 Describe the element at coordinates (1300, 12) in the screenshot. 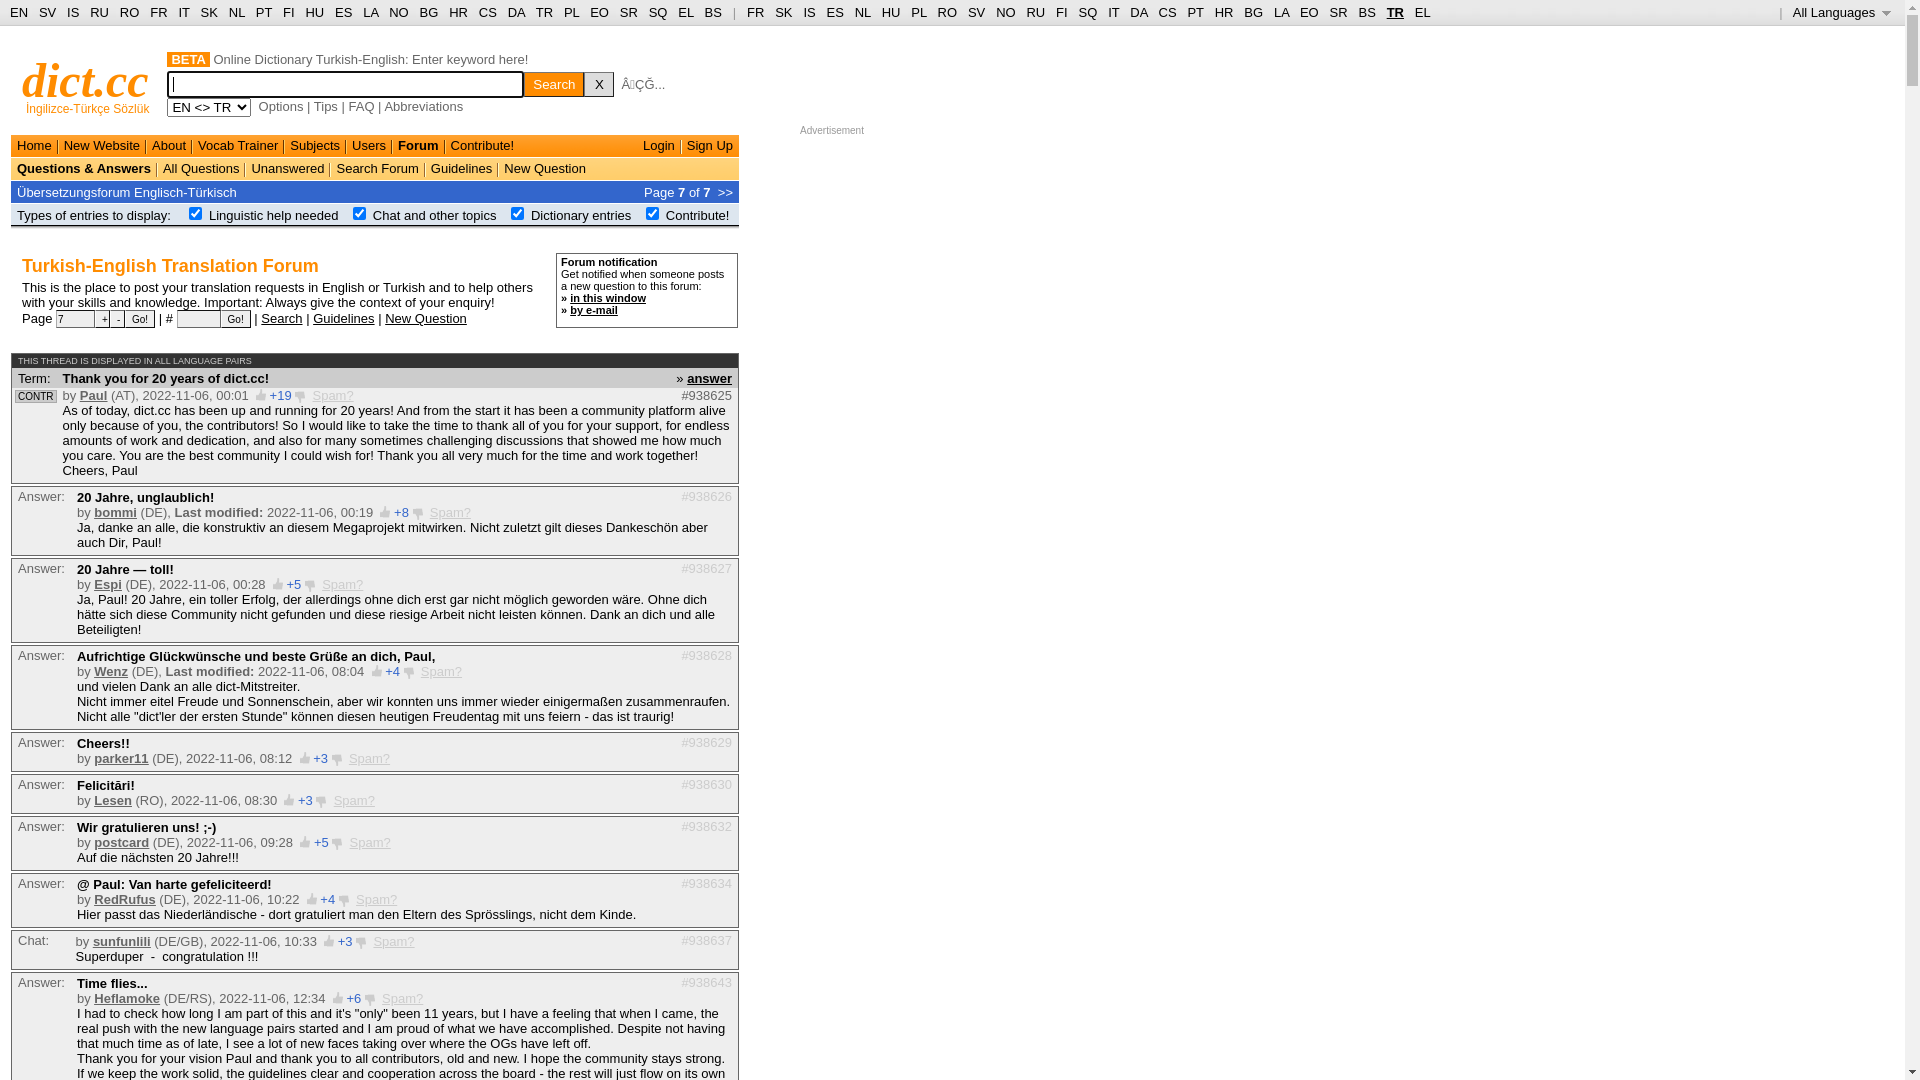

I see `'EO'` at that location.